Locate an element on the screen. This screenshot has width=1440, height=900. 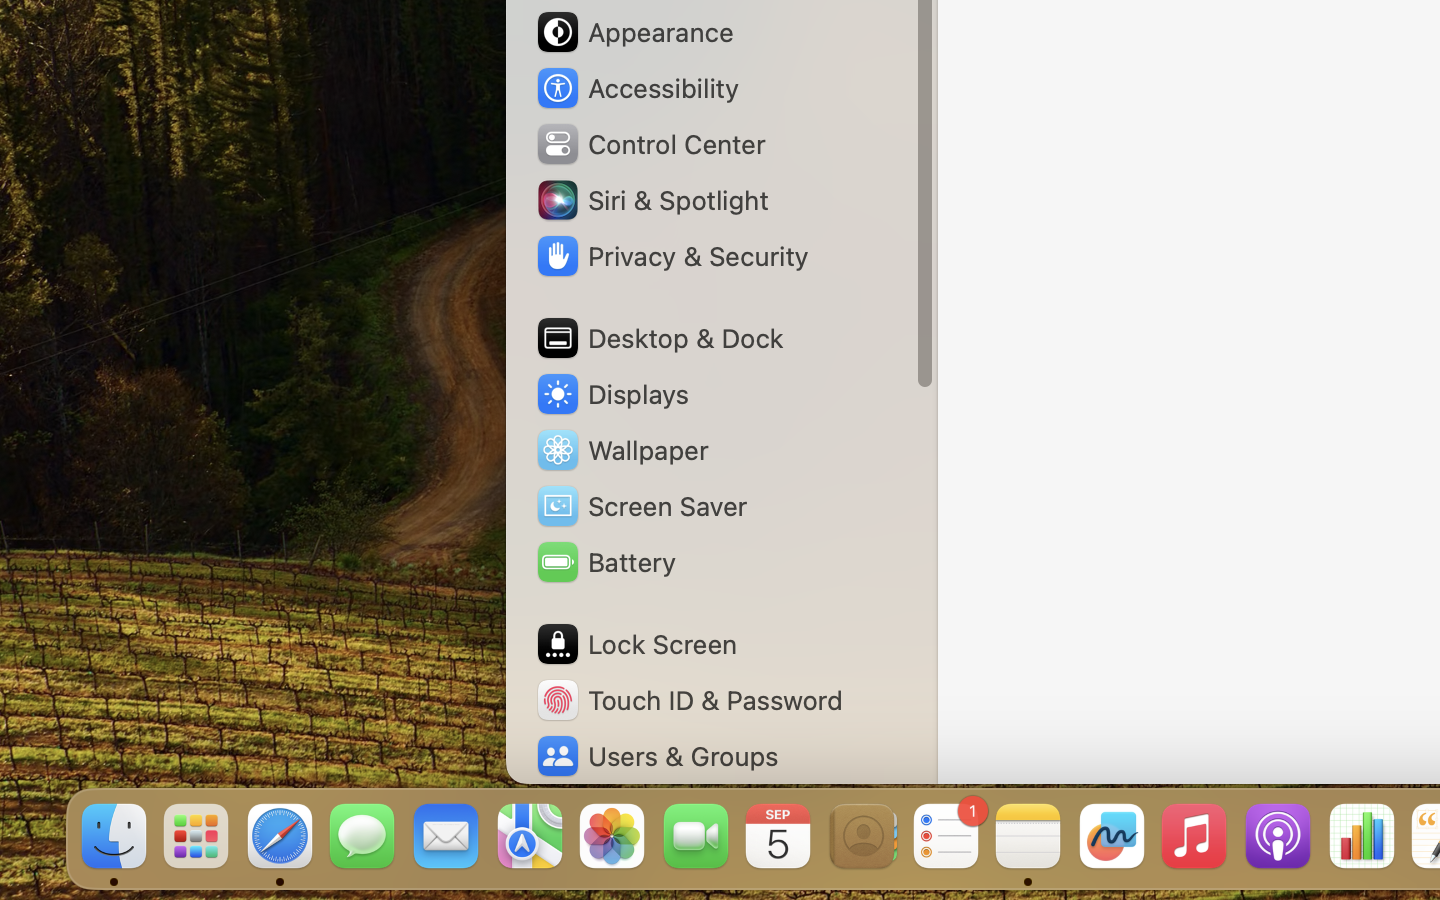
'Screen Saver' is located at coordinates (639, 504).